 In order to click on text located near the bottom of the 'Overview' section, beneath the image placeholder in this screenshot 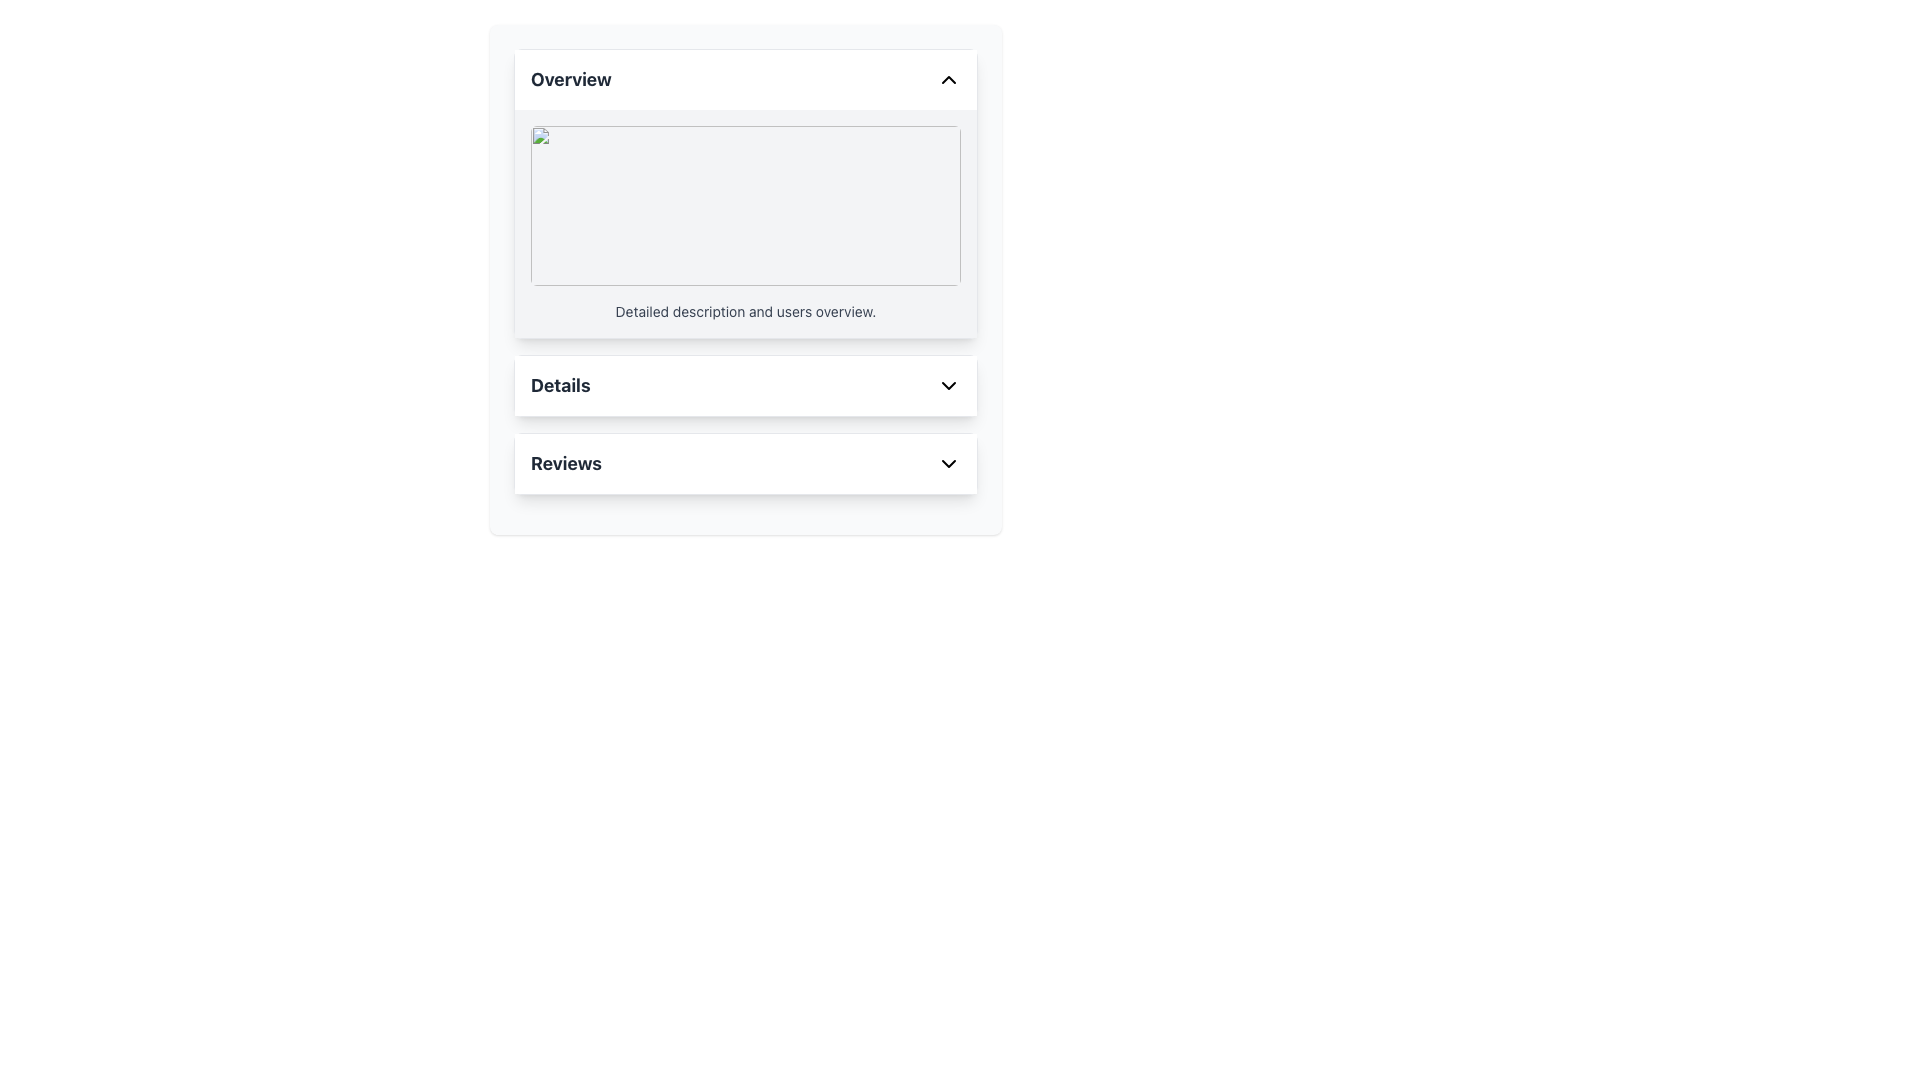, I will do `click(744, 312)`.